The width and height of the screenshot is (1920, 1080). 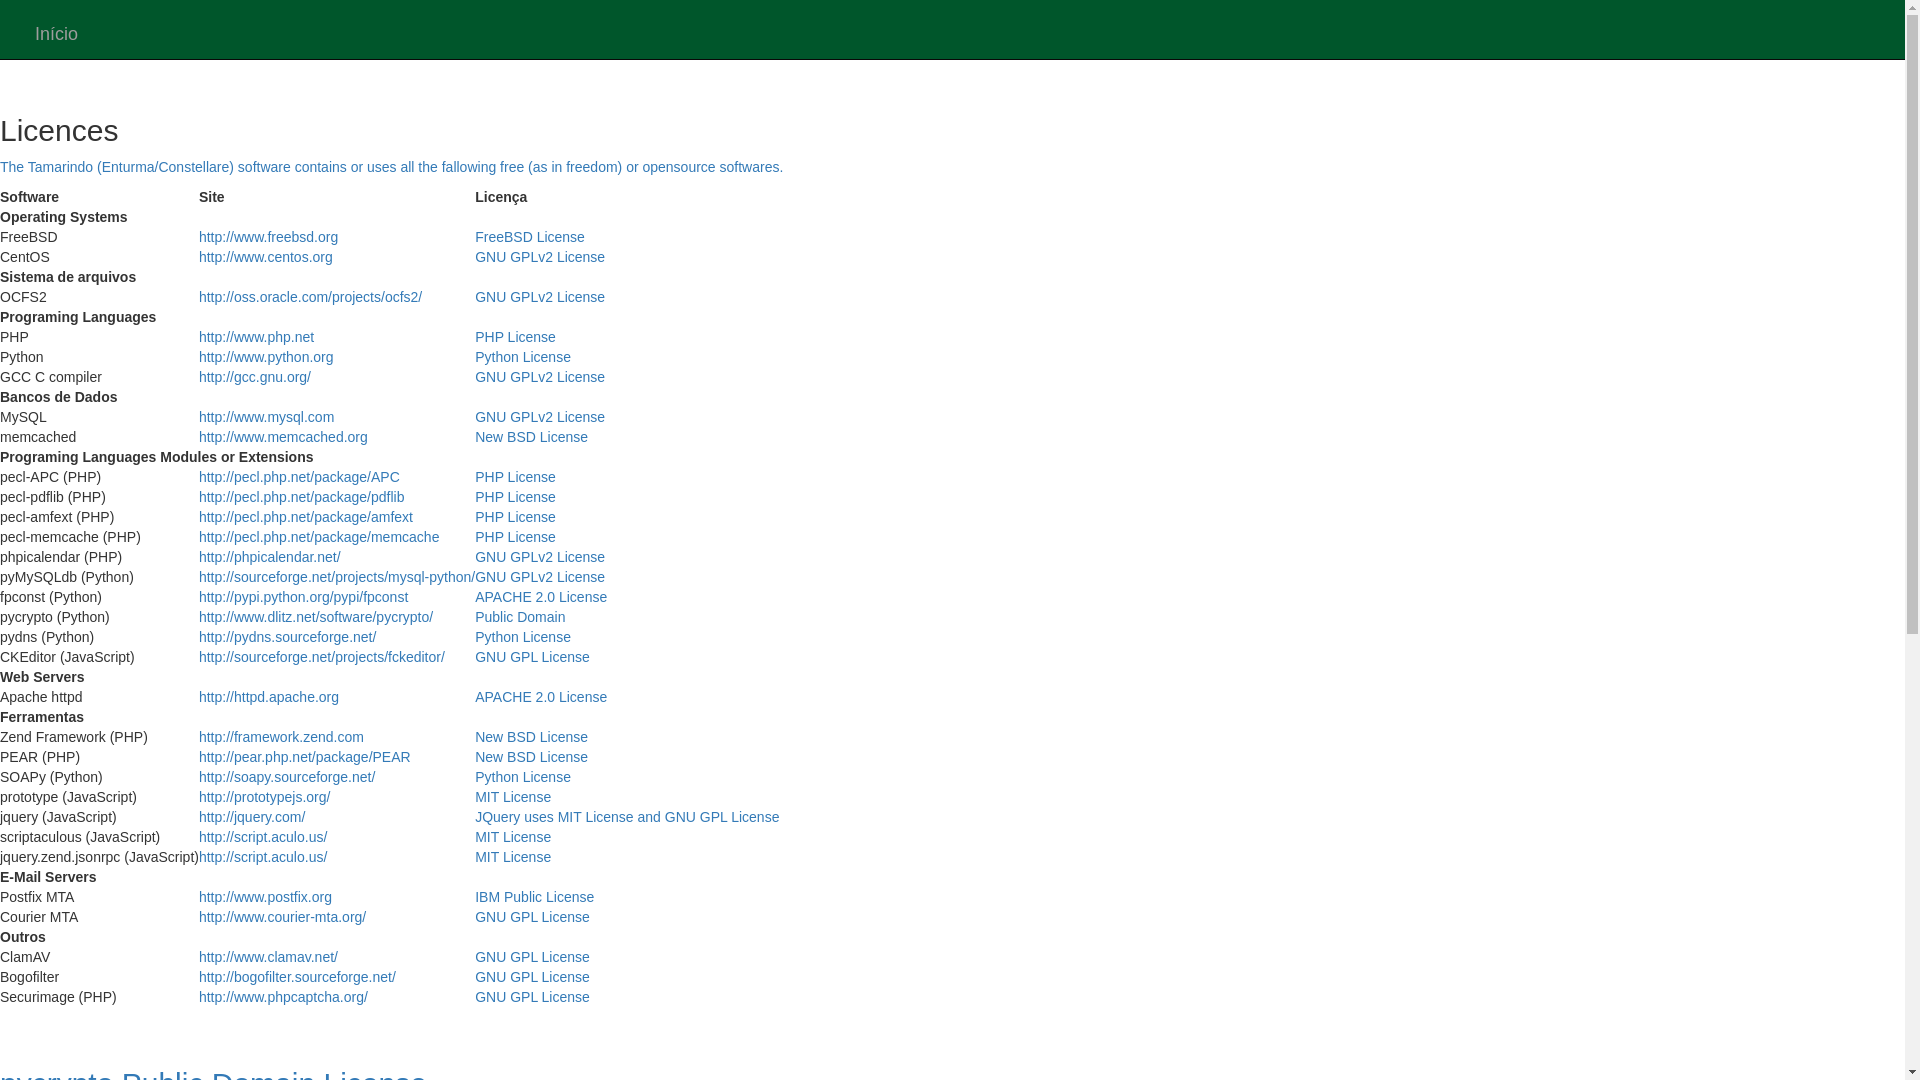 I want to click on 'http://pecl.php.net/package/memcache', so click(x=317, y=535).